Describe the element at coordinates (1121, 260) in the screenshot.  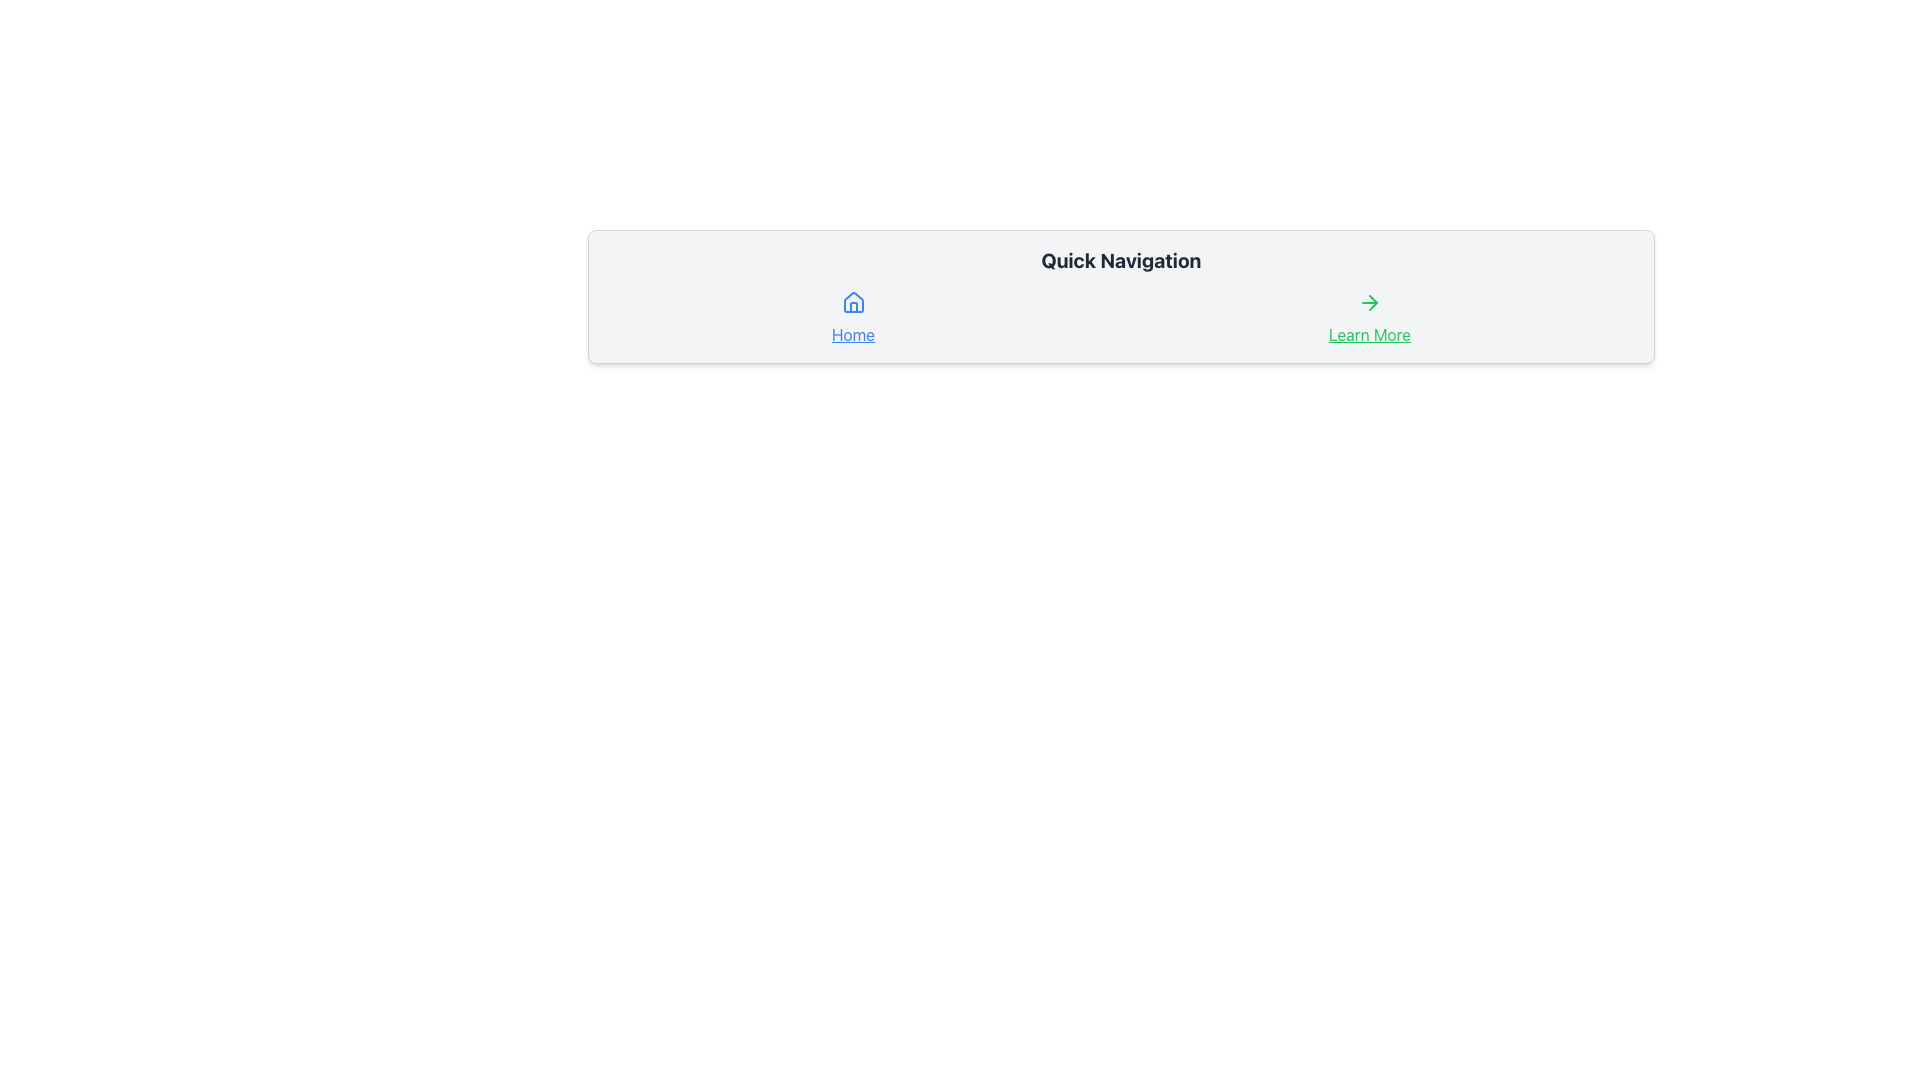
I see `the 'Quick Navigation' text label, which is styled with a bold font and dark gray color, located near the top-center of the interface` at that location.